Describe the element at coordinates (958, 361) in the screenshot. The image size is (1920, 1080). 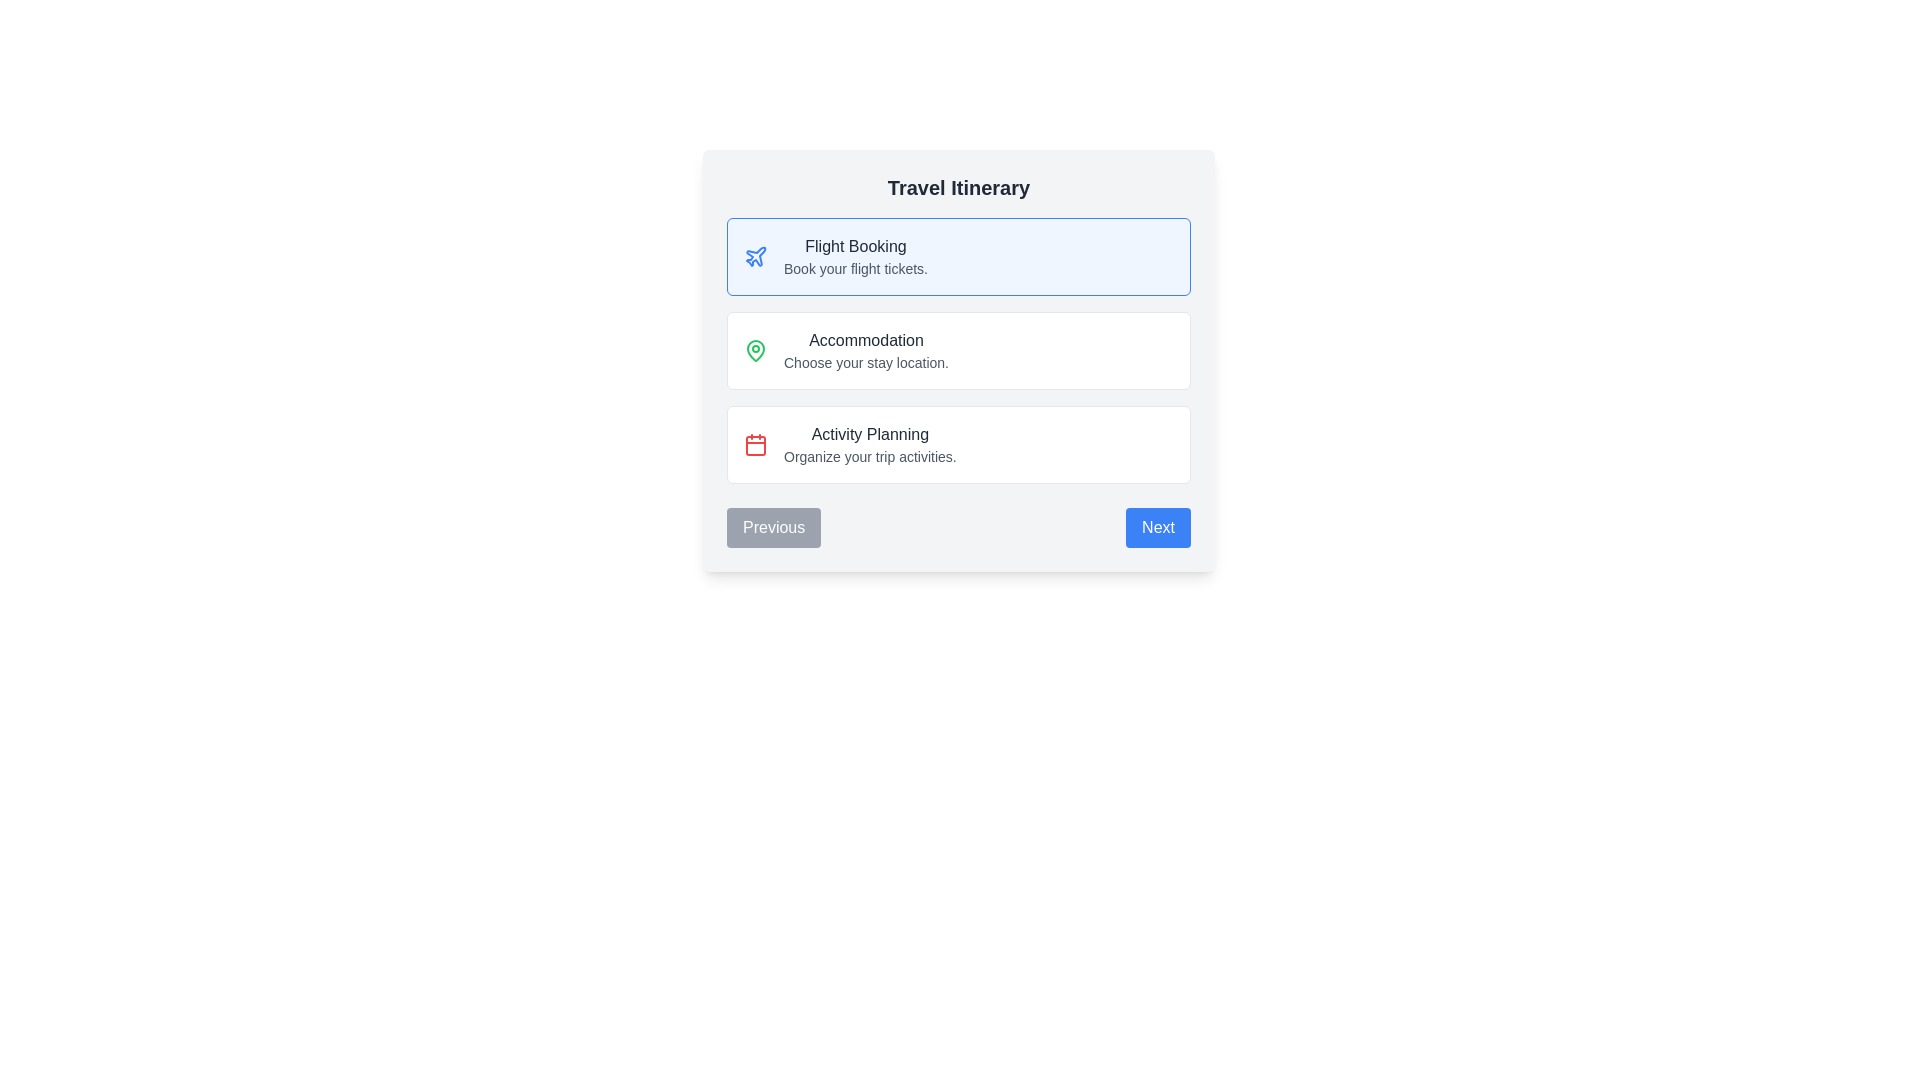
I see `inside the informational module for travel planning, titled 'Travel Itinerary', located centrally below the title and above the navigation buttons` at that location.